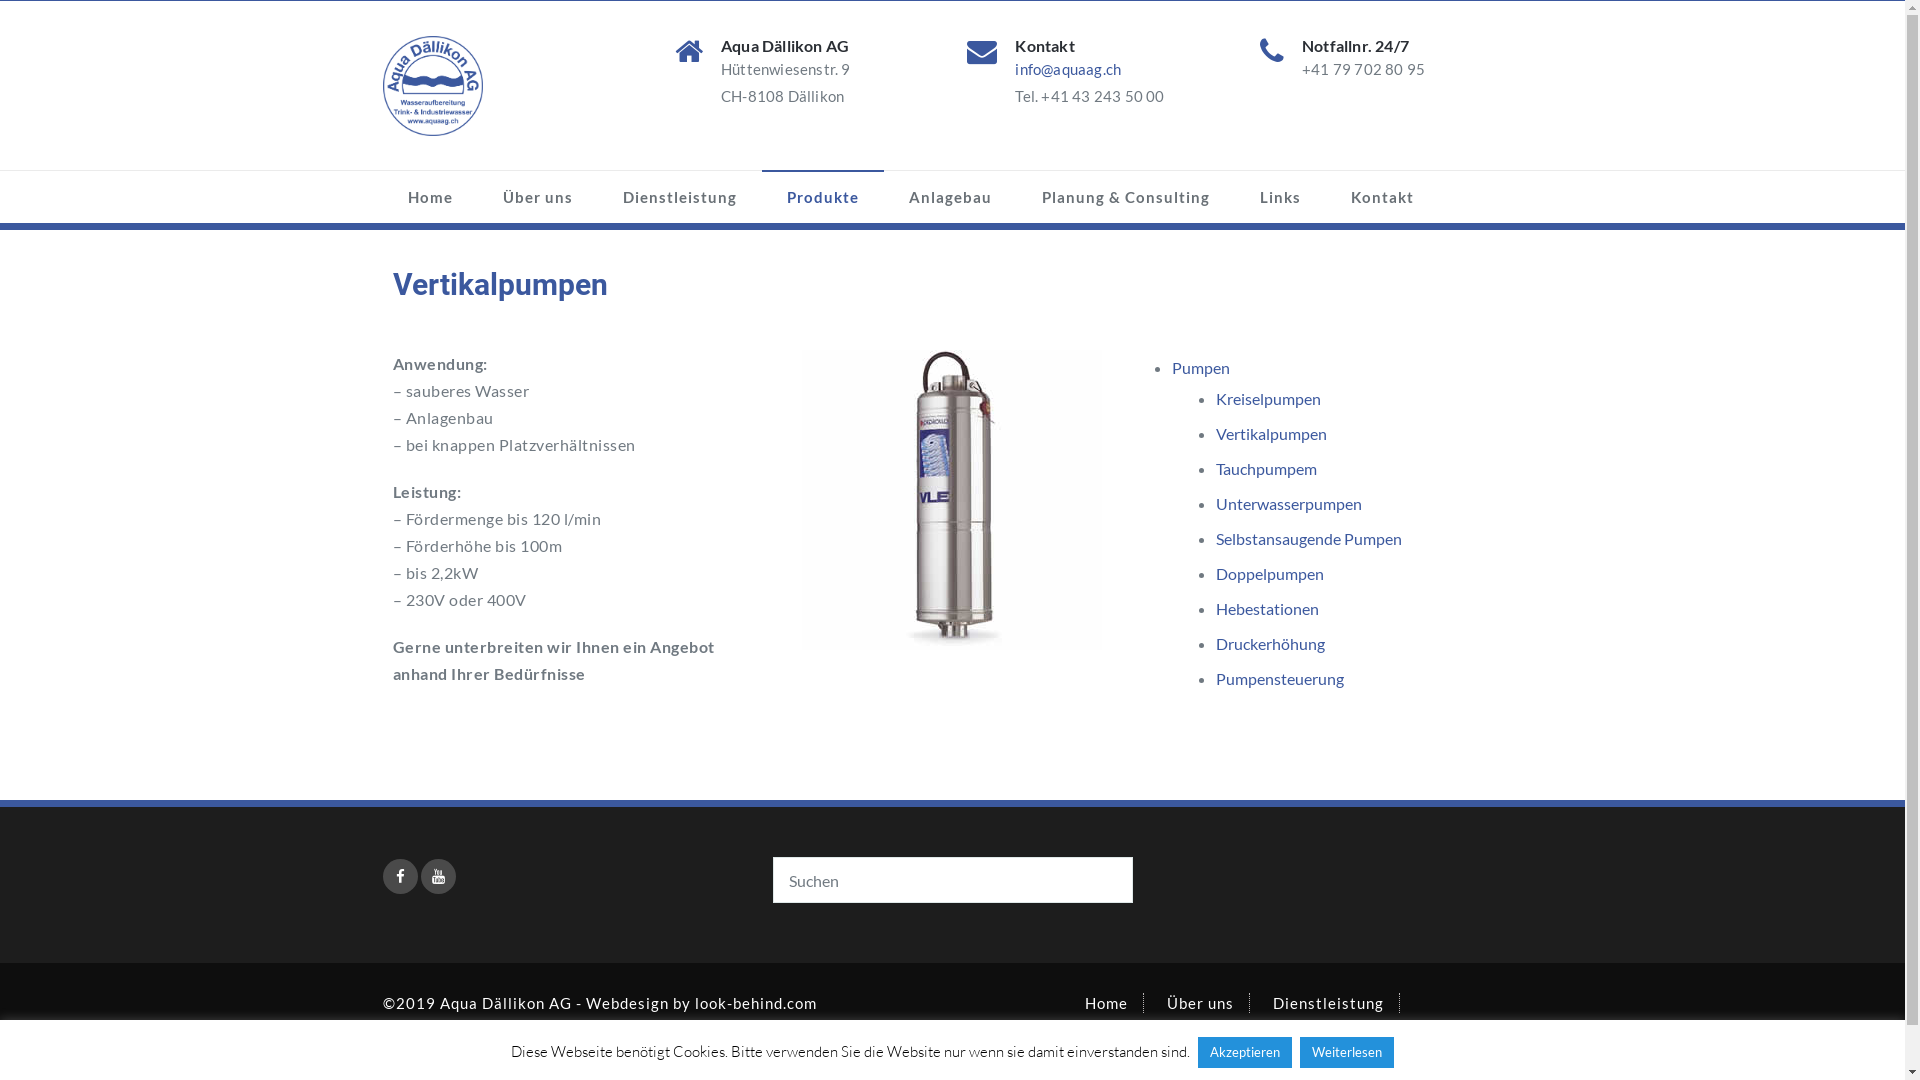 The height and width of the screenshot is (1080, 1920). I want to click on 'Hebestationen', so click(1266, 607).